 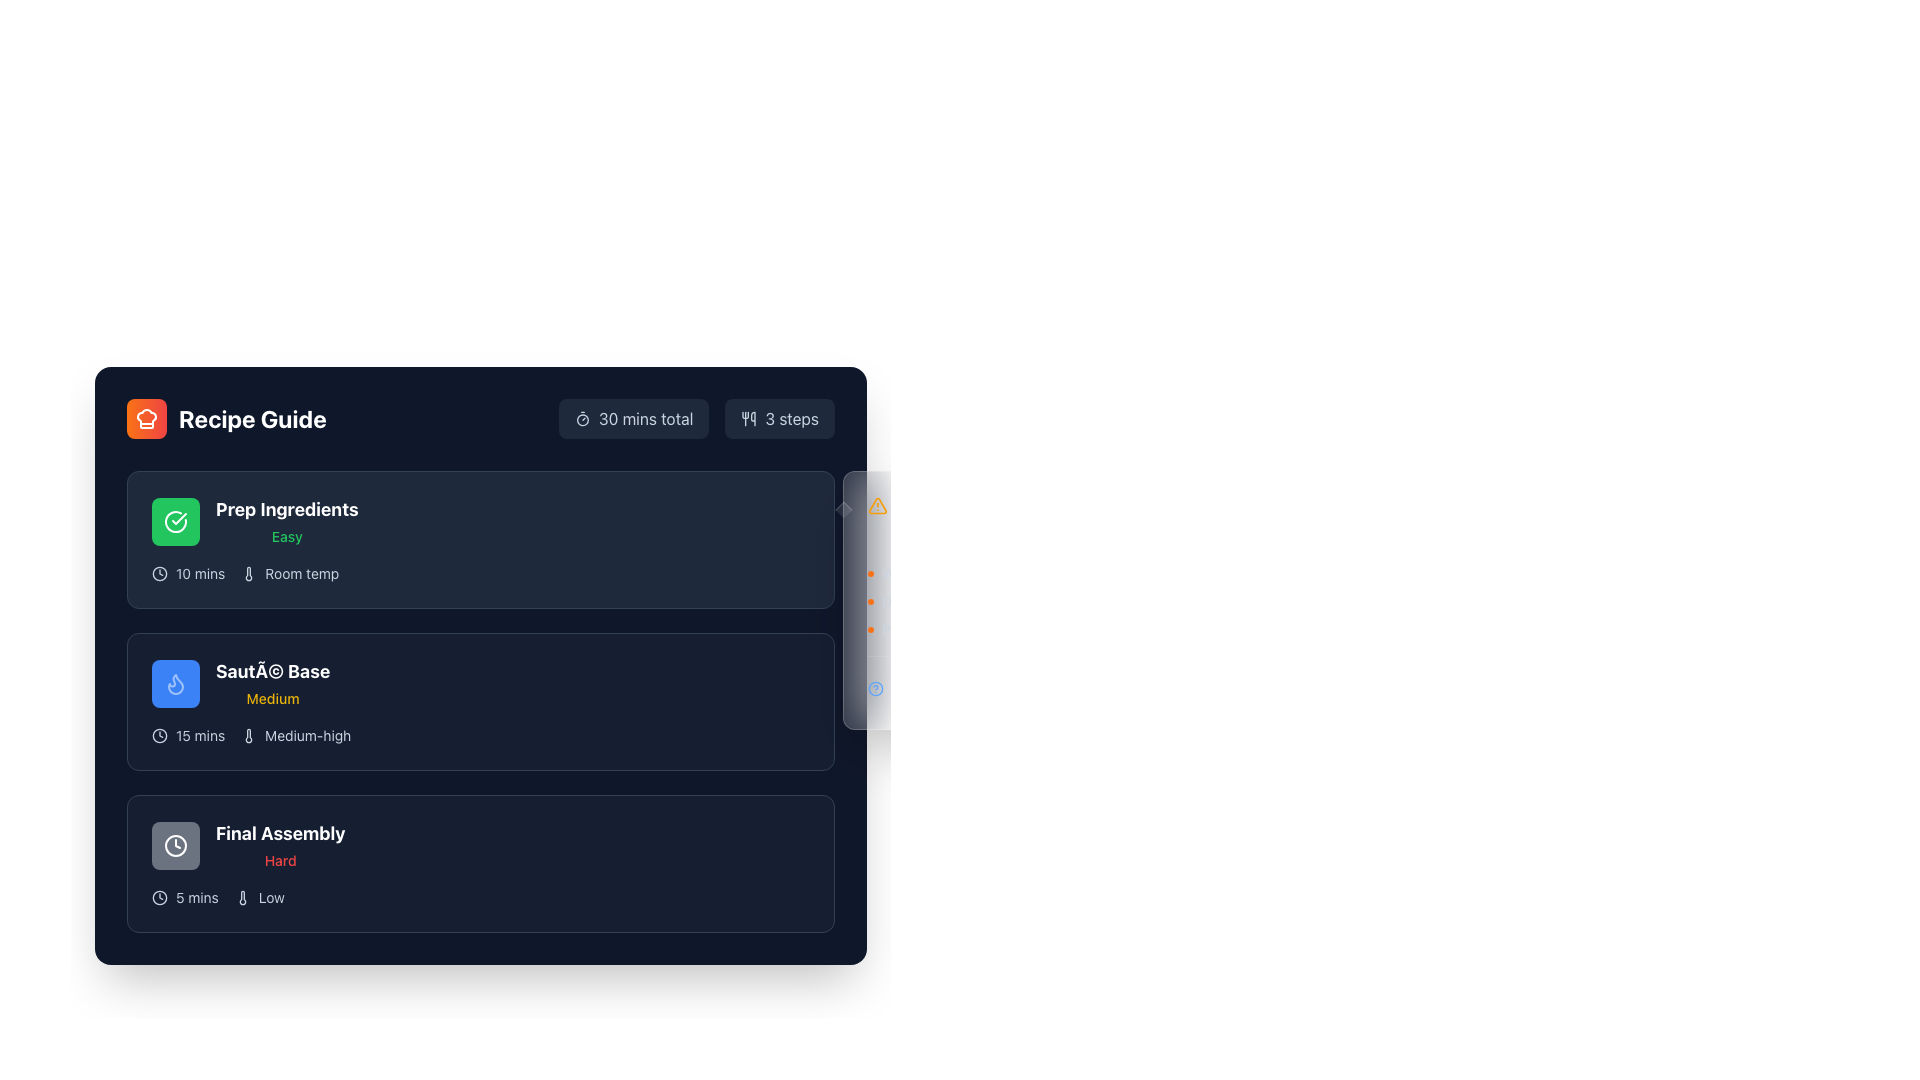 What do you see at coordinates (248, 736) in the screenshot?
I see `the thermometer bar icon associated with the 'Sauté Base' list item, which visually represents temperature` at bounding box center [248, 736].